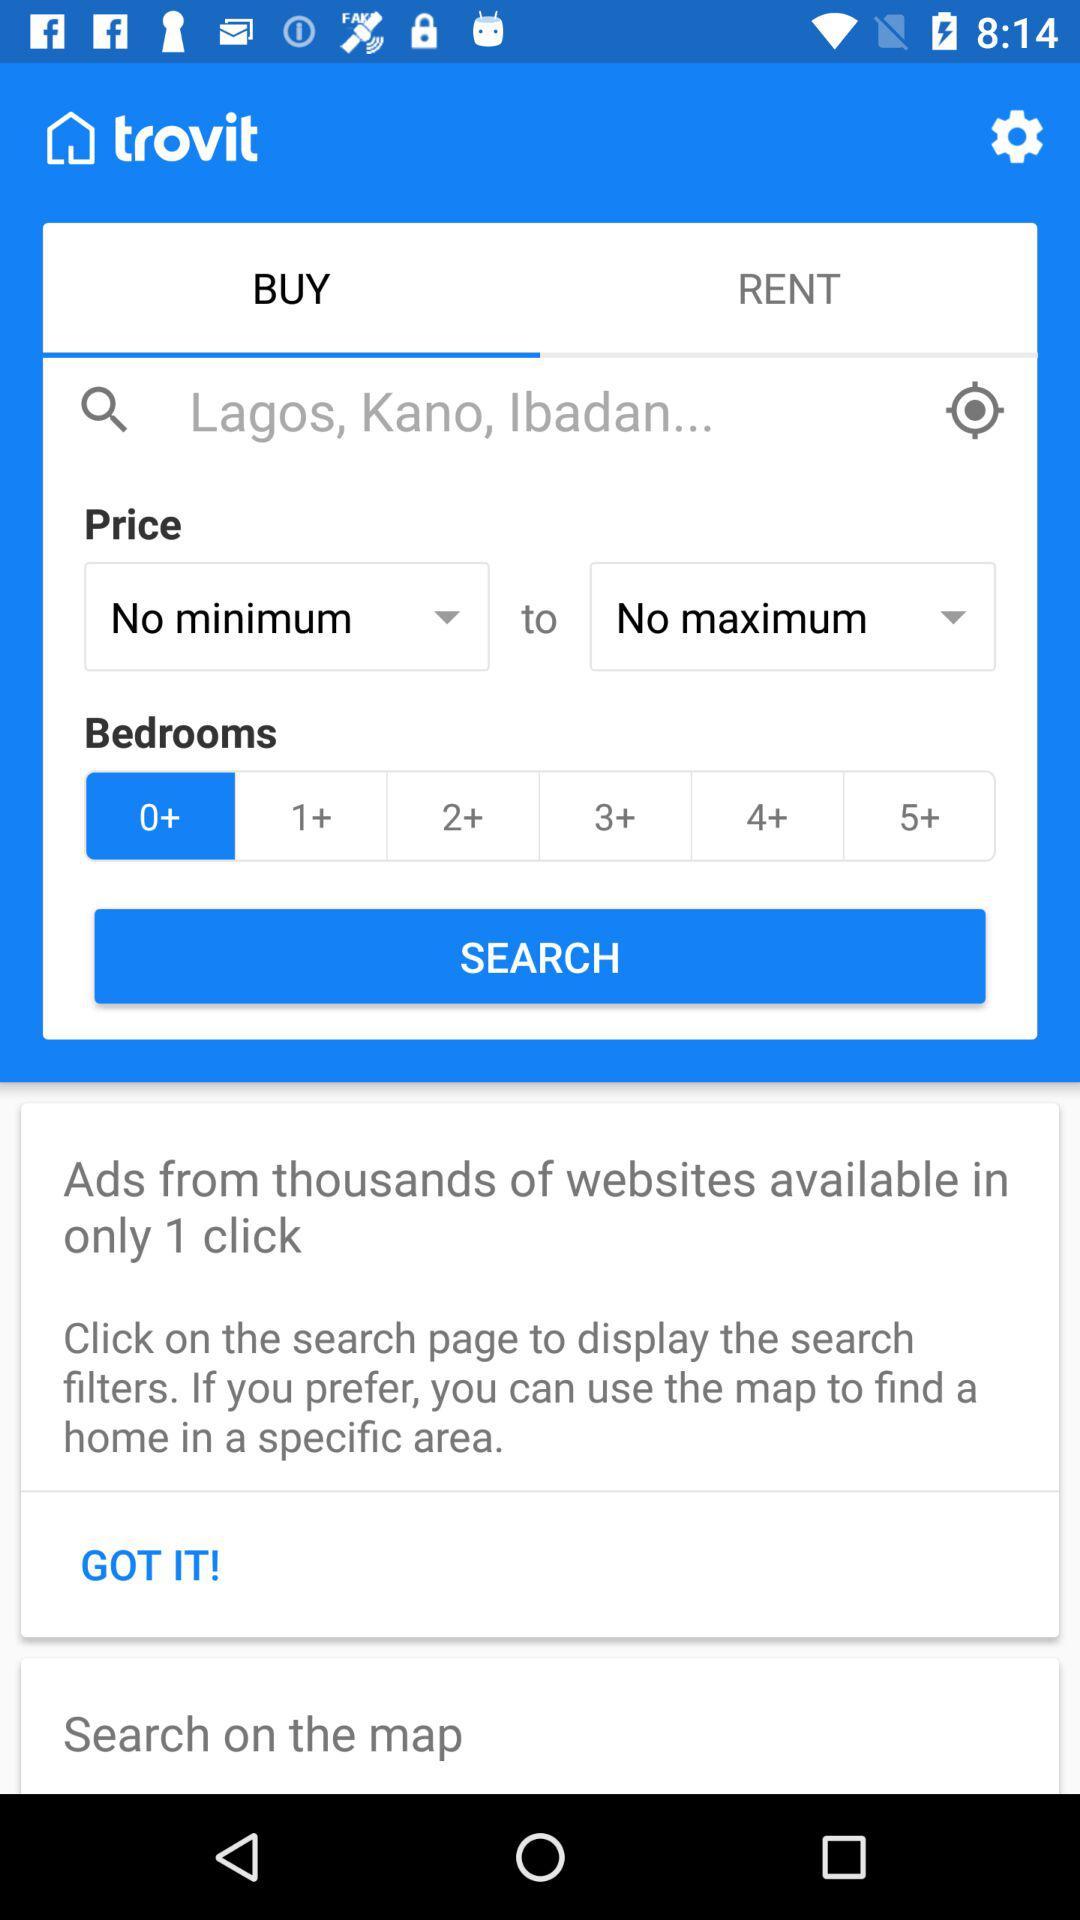  Describe the element at coordinates (540, 1725) in the screenshot. I see `icon below the got it! item` at that location.